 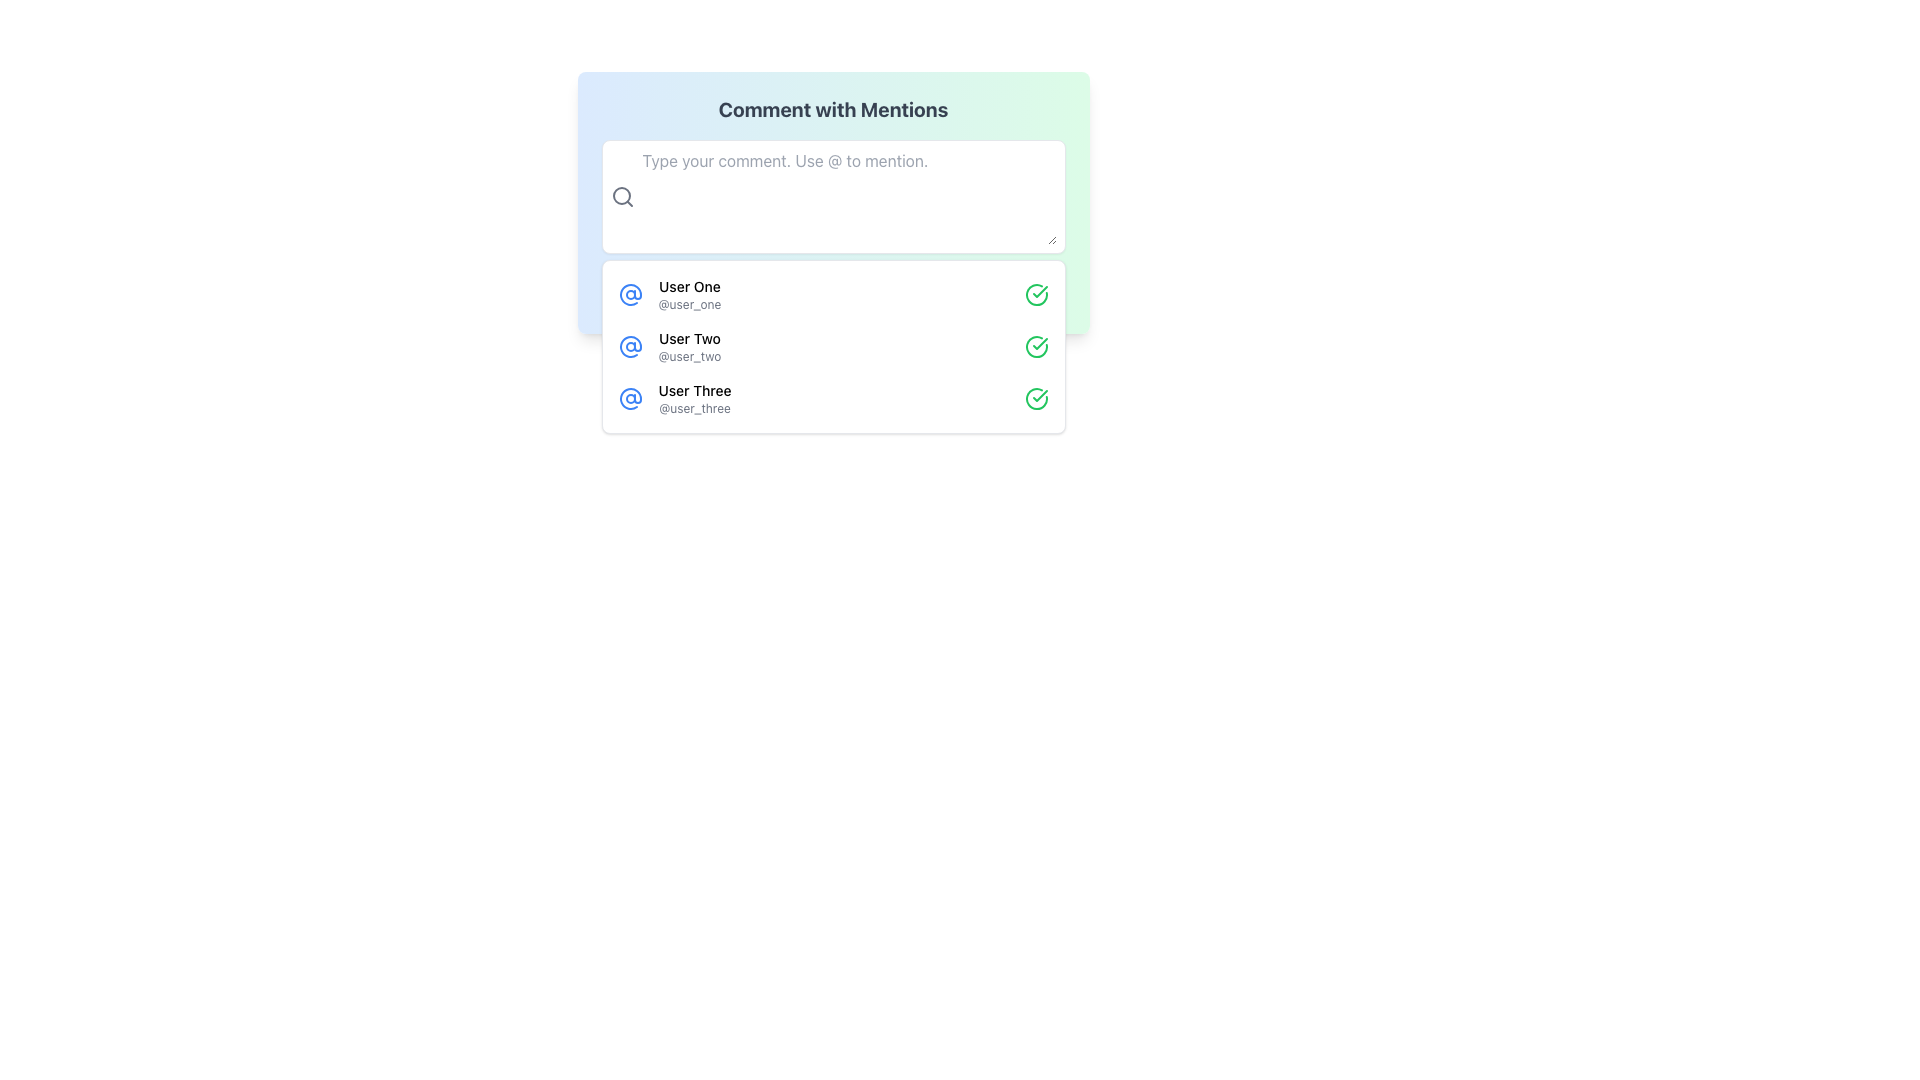 What do you see at coordinates (689, 338) in the screenshot?
I see `the user's display name text label, which is the second entry in the list of selectable items in the modal or dropdown` at bounding box center [689, 338].